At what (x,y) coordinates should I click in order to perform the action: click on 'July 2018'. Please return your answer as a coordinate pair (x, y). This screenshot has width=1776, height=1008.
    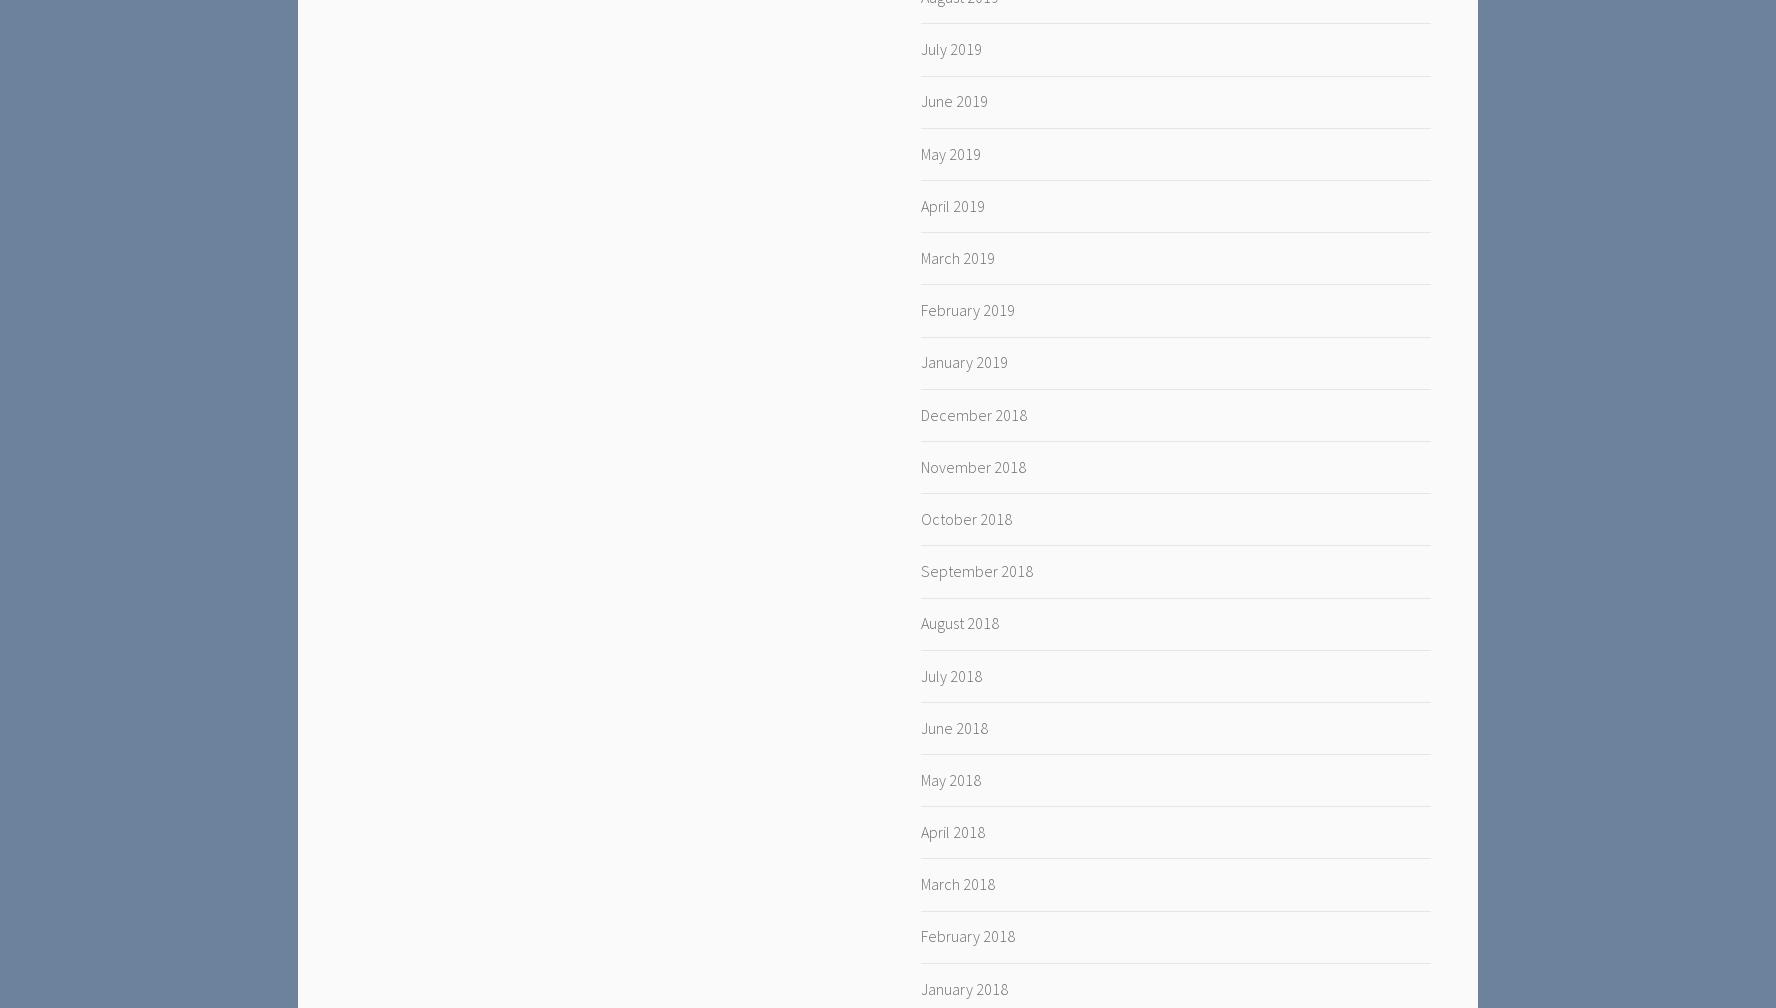
    Looking at the image, I should click on (949, 674).